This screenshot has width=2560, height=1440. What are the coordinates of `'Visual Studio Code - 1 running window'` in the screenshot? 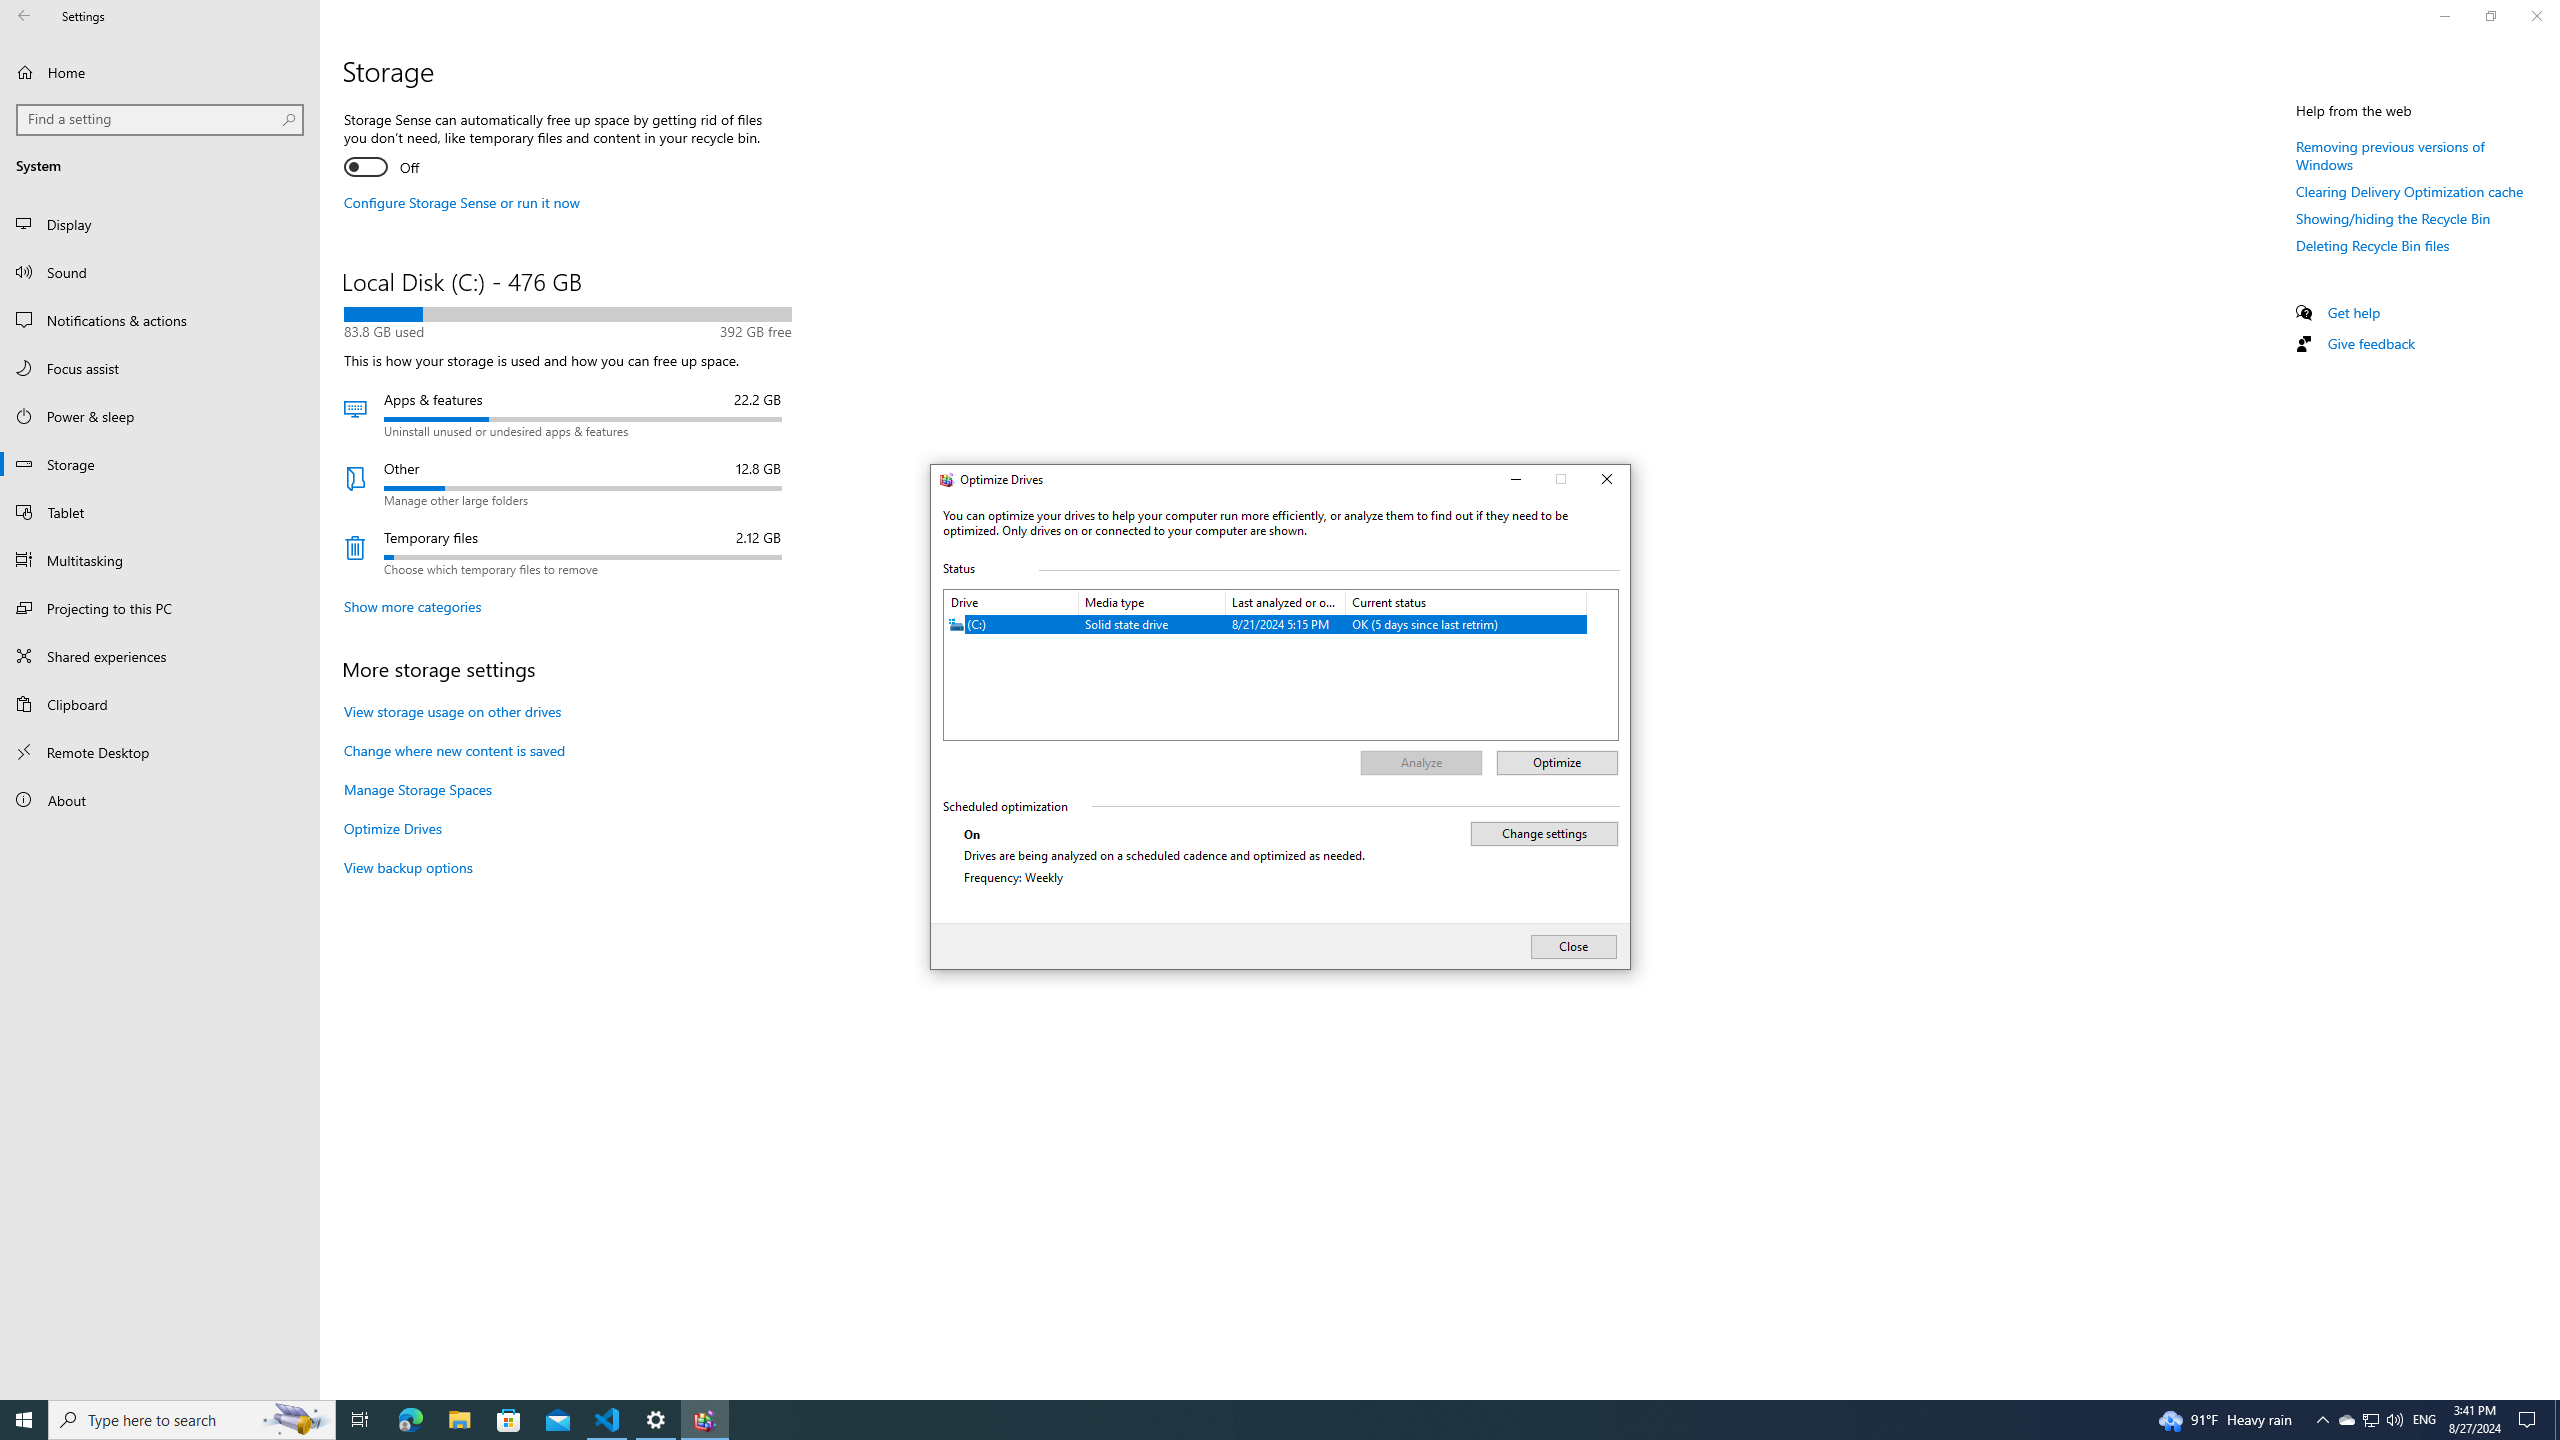 It's located at (607, 1418).